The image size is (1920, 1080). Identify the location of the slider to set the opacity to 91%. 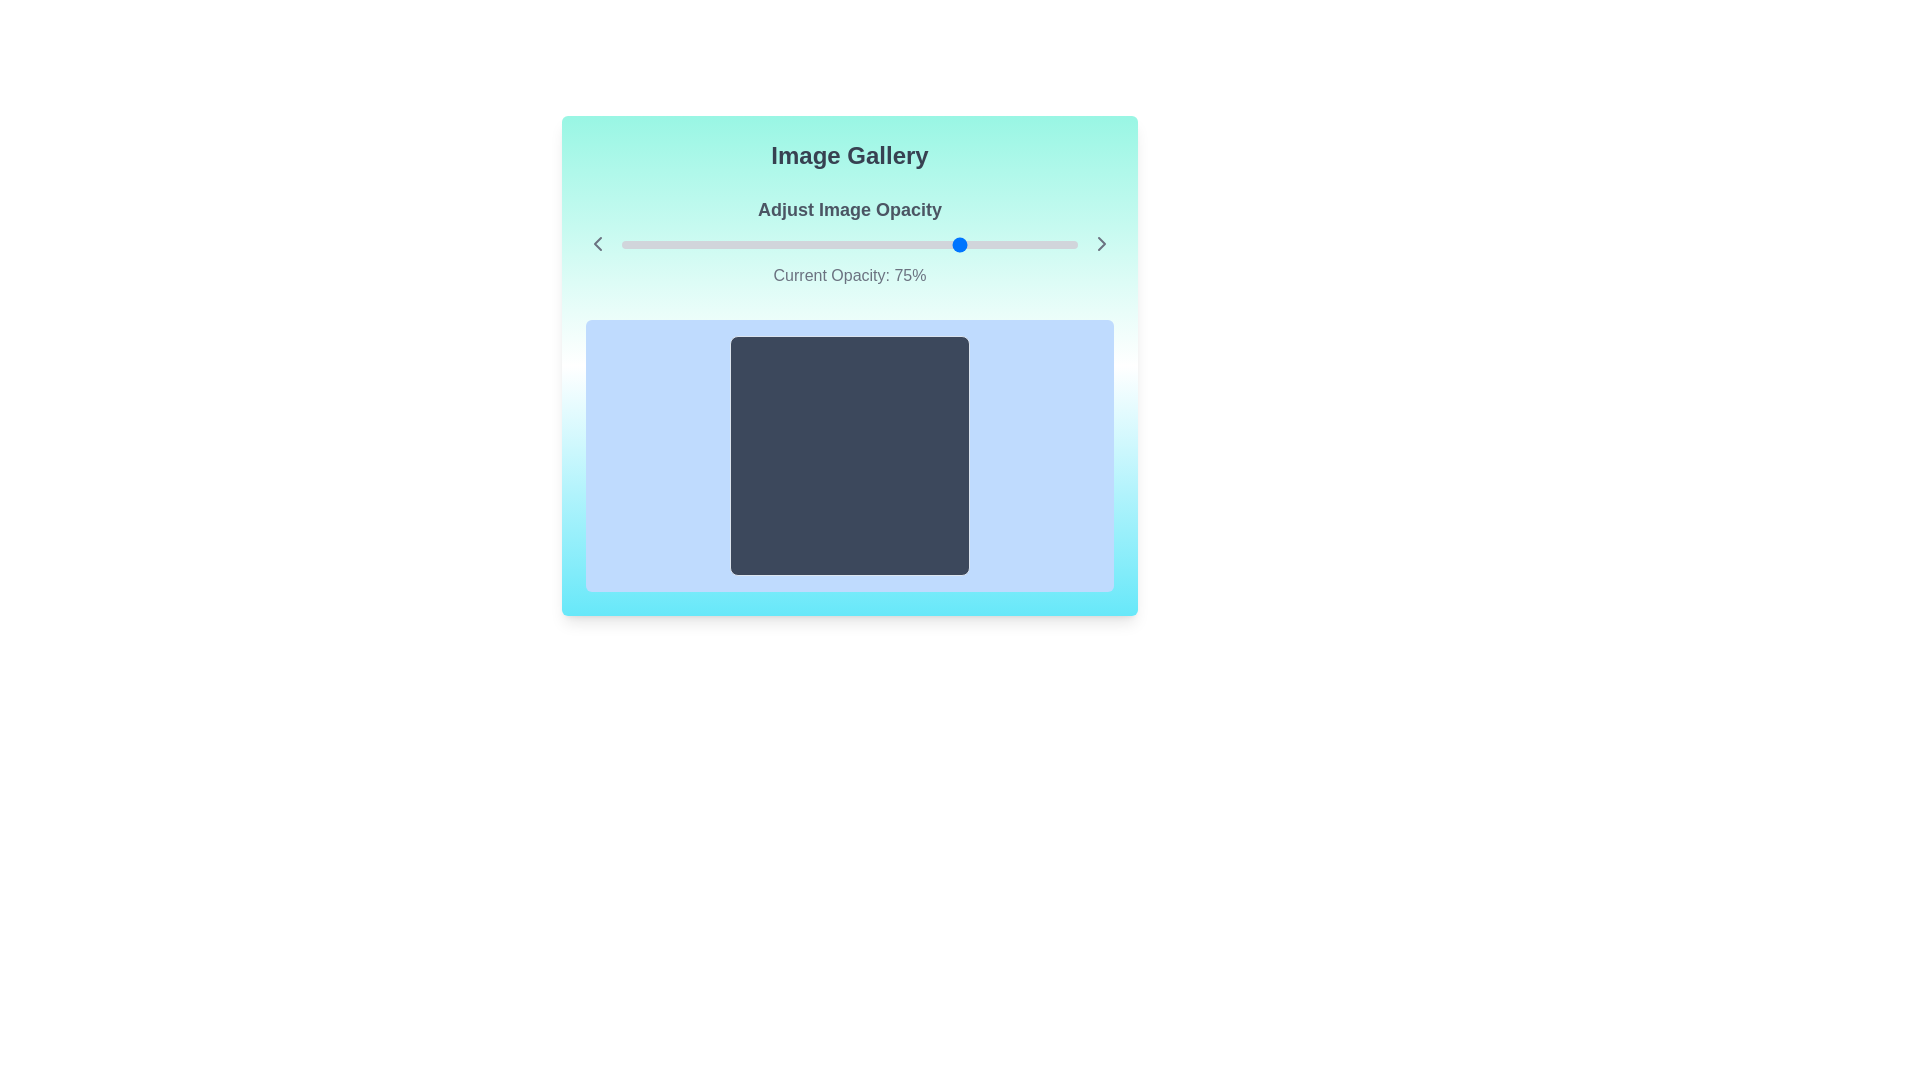
(1036, 244).